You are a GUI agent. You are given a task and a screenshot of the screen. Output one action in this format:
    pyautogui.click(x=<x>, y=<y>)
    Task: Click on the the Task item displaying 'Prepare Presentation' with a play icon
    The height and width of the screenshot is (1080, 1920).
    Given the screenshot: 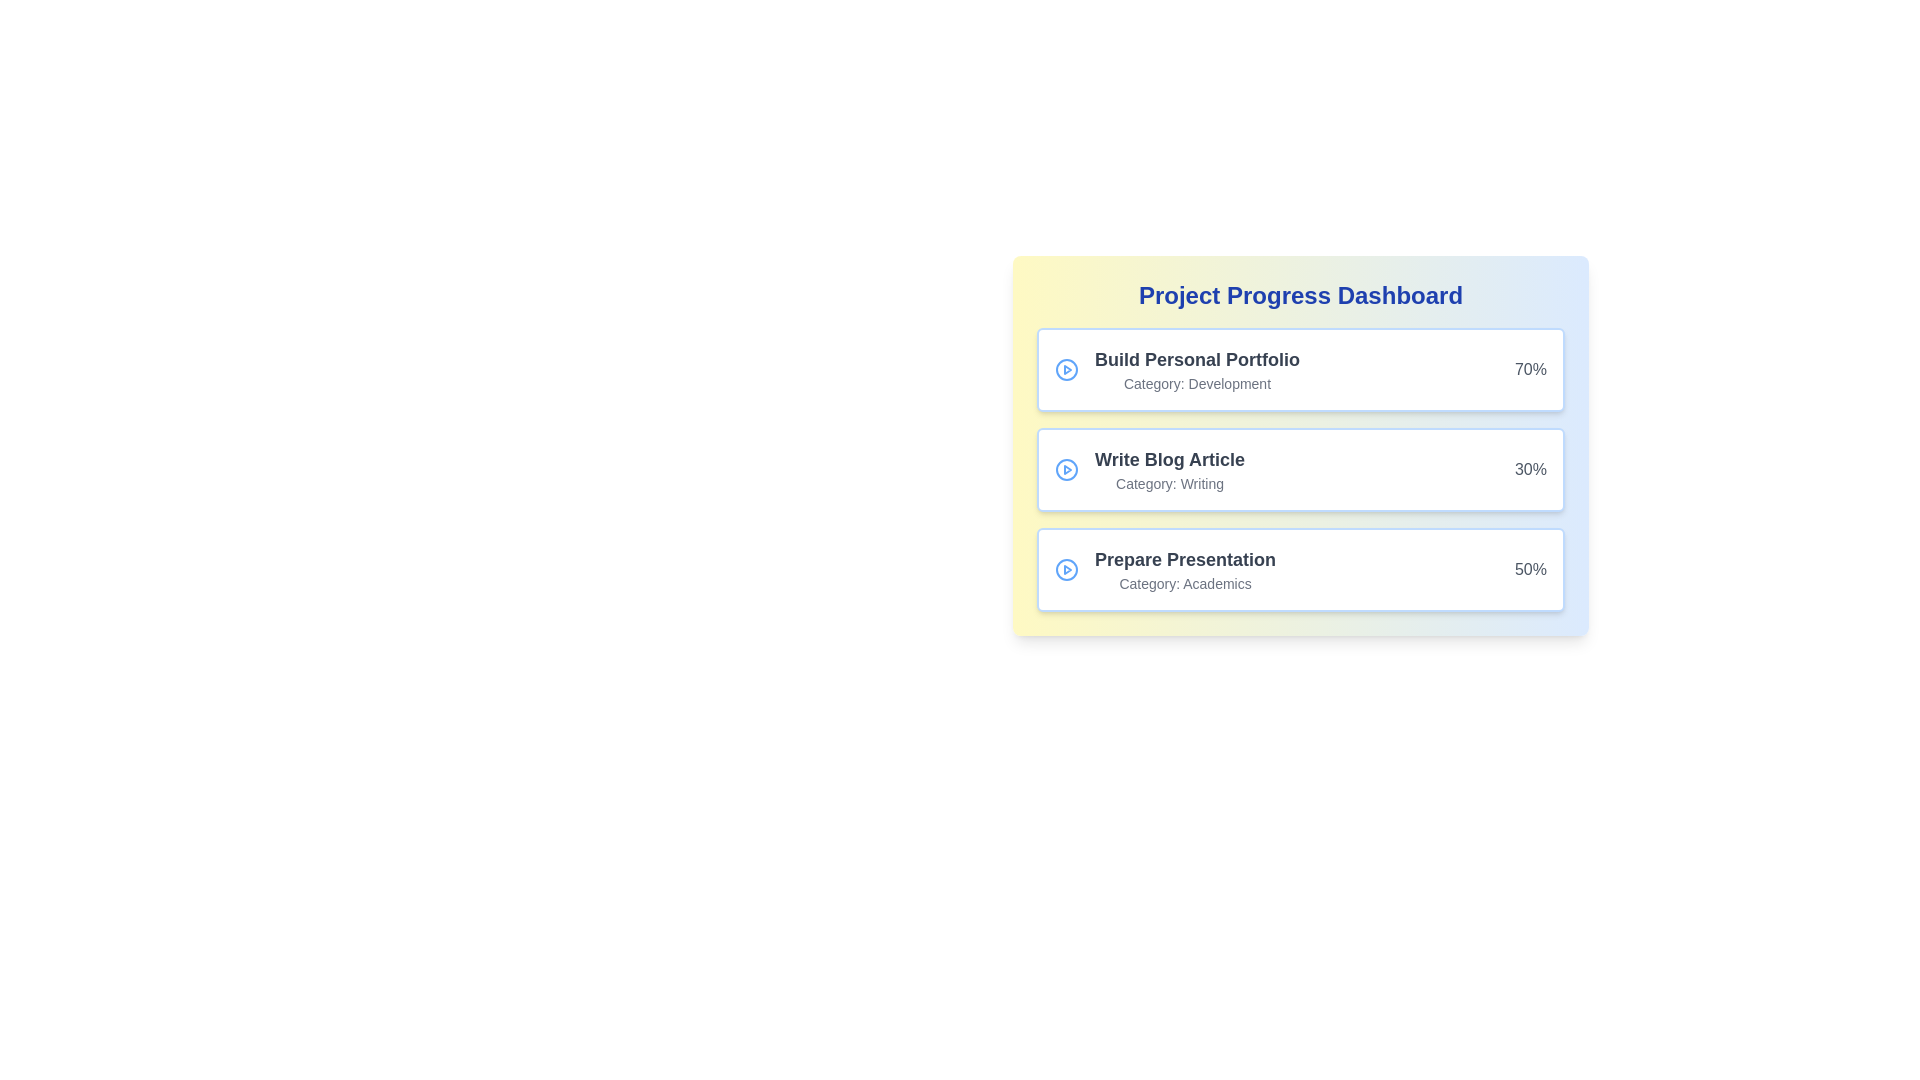 What is the action you would take?
    pyautogui.click(x=1165, y=570)
    